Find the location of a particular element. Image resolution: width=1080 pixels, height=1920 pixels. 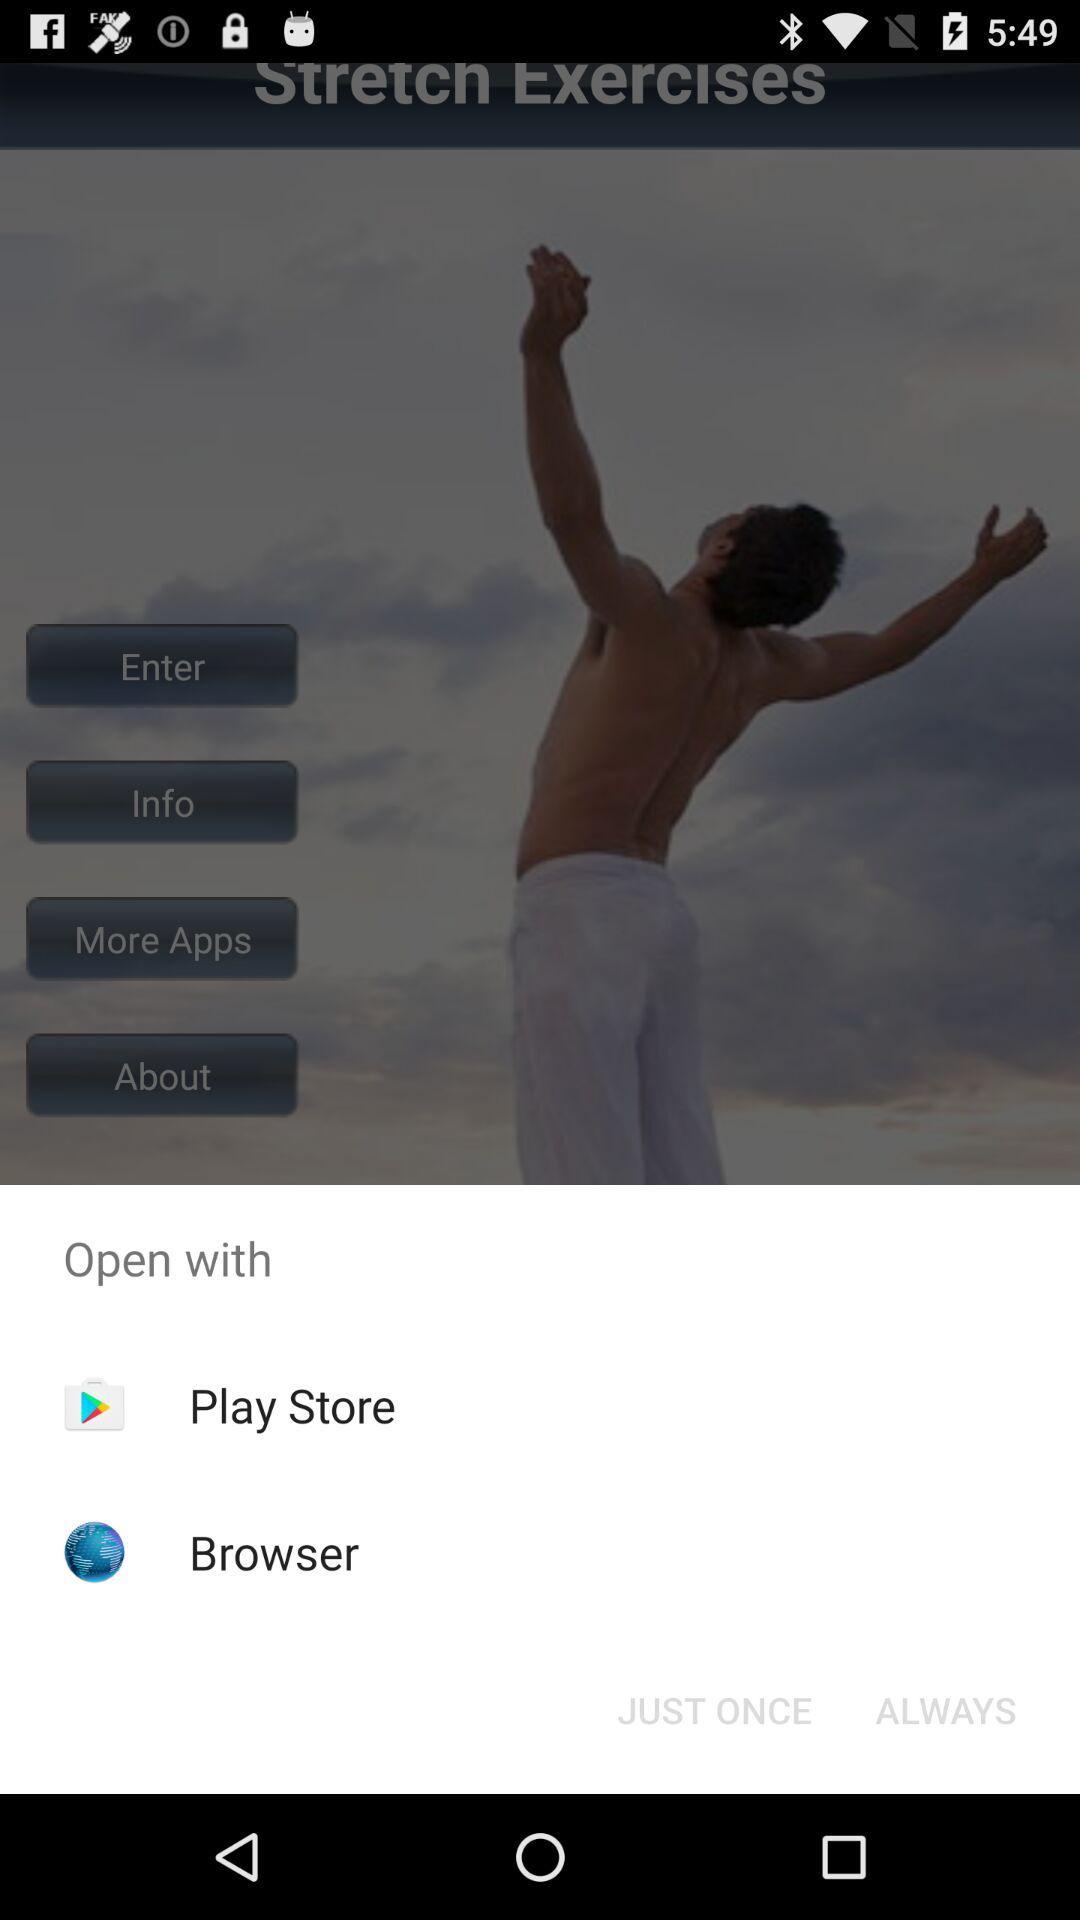

the always item is located at coordinates (945, 1708).